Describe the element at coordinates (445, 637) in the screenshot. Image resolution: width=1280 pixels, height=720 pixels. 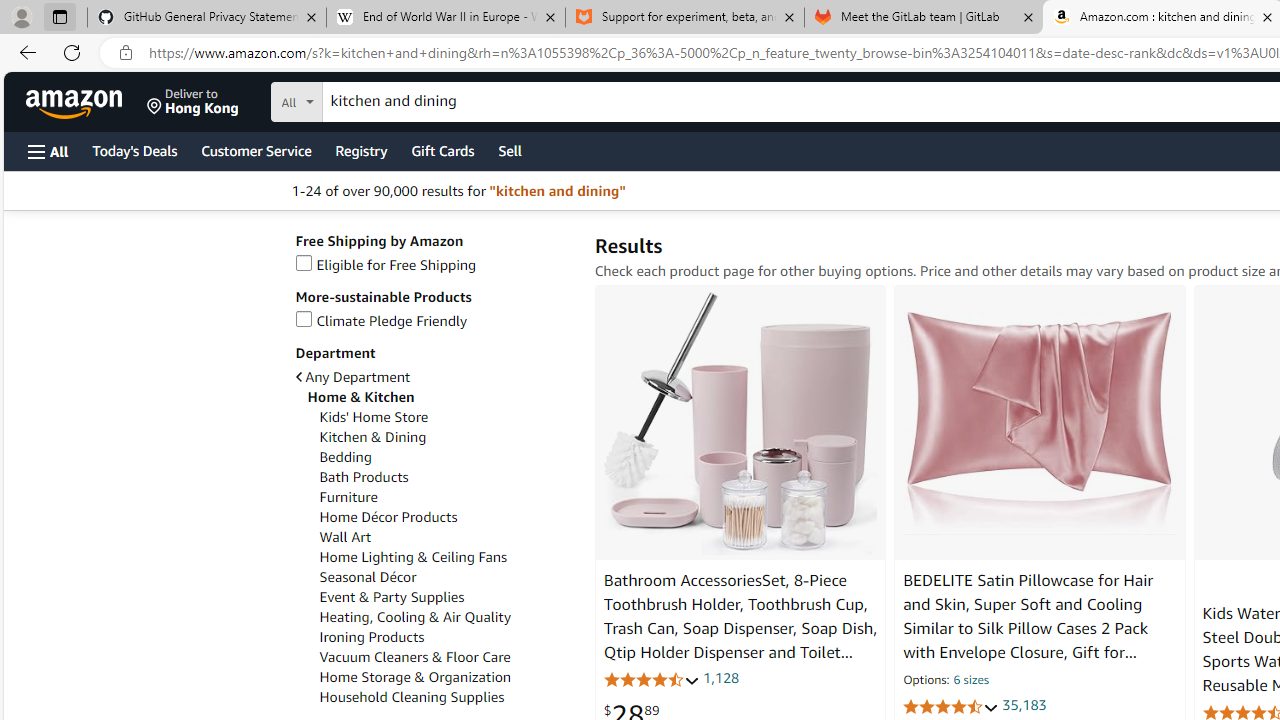
I see `'Ironing Products'` at that location.